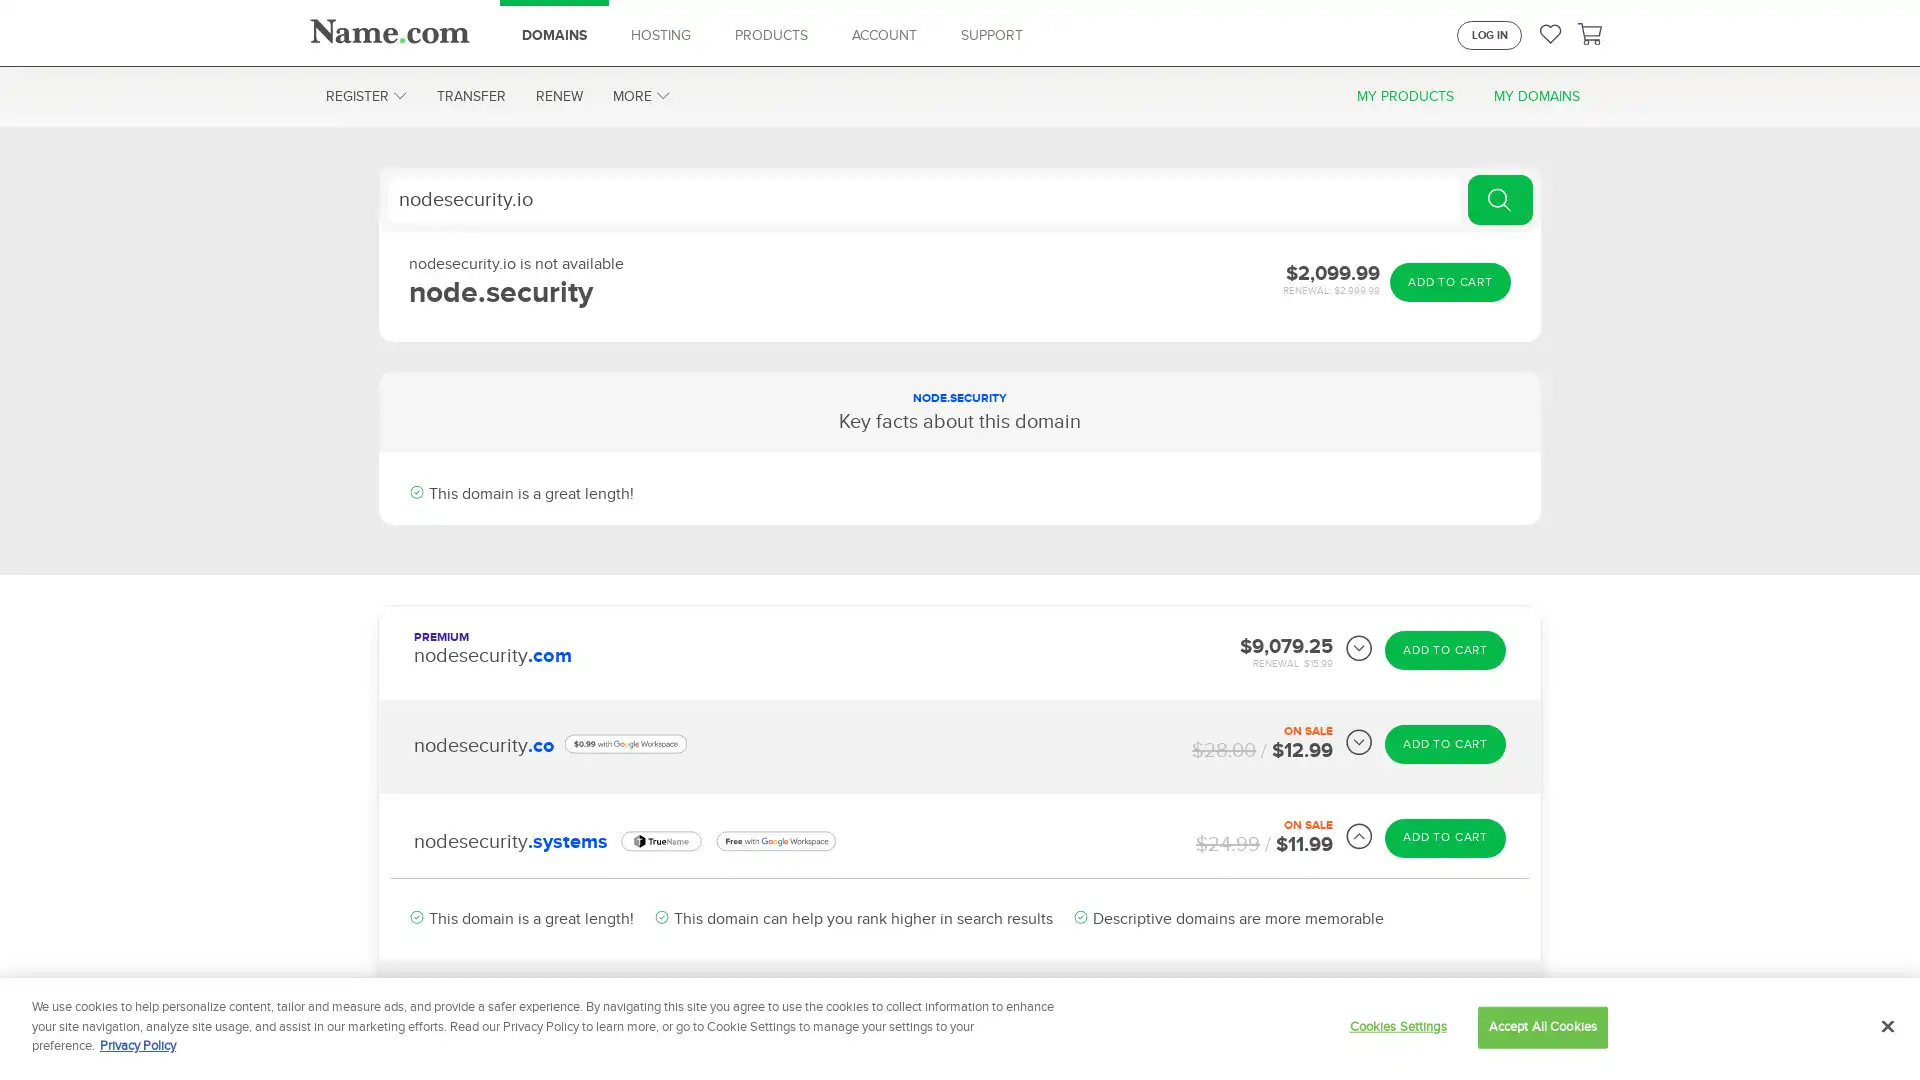 This screenshot has width=1920, height=1080. Describe the element at coordinates (1449, 281) in the screenshot. I see `ADD TO CART` at that location.